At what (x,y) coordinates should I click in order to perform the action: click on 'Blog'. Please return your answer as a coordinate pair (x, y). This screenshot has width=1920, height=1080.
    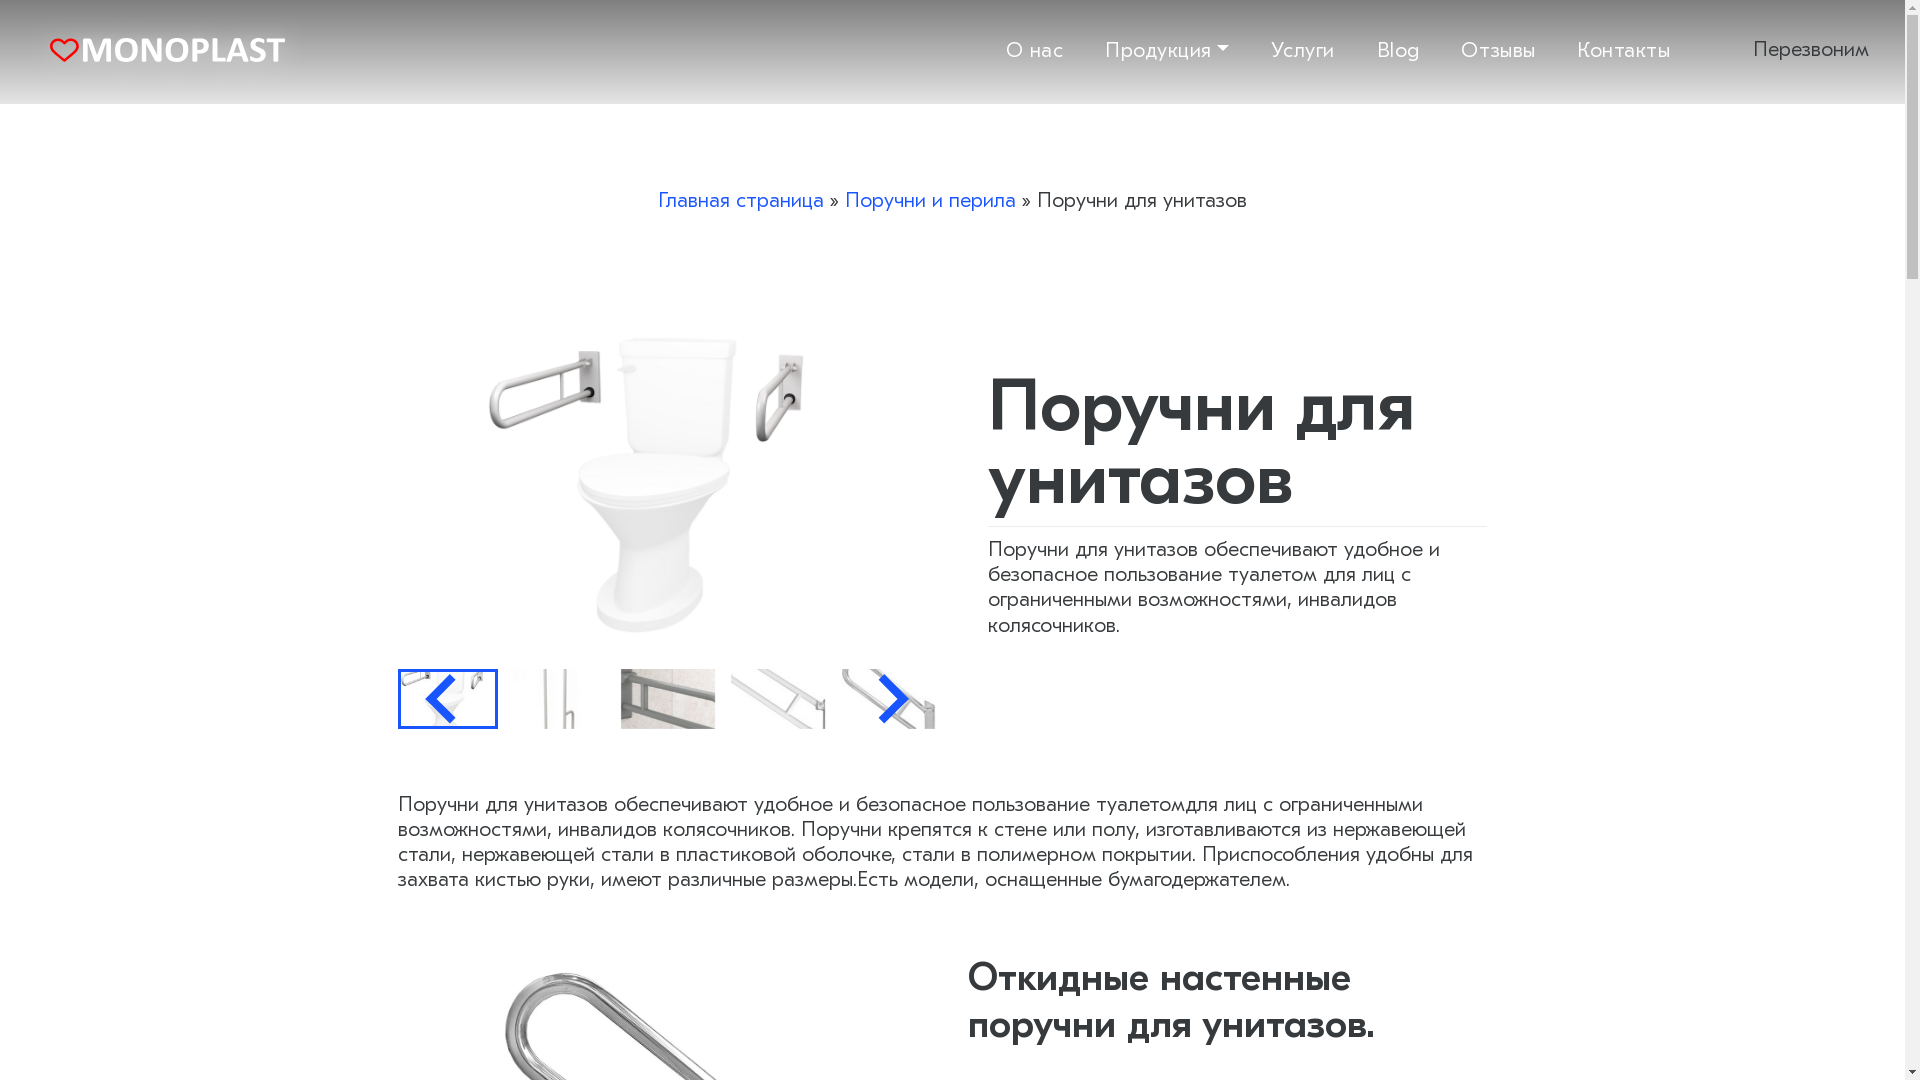
    Looking at the image, I should click on (1376, 48).